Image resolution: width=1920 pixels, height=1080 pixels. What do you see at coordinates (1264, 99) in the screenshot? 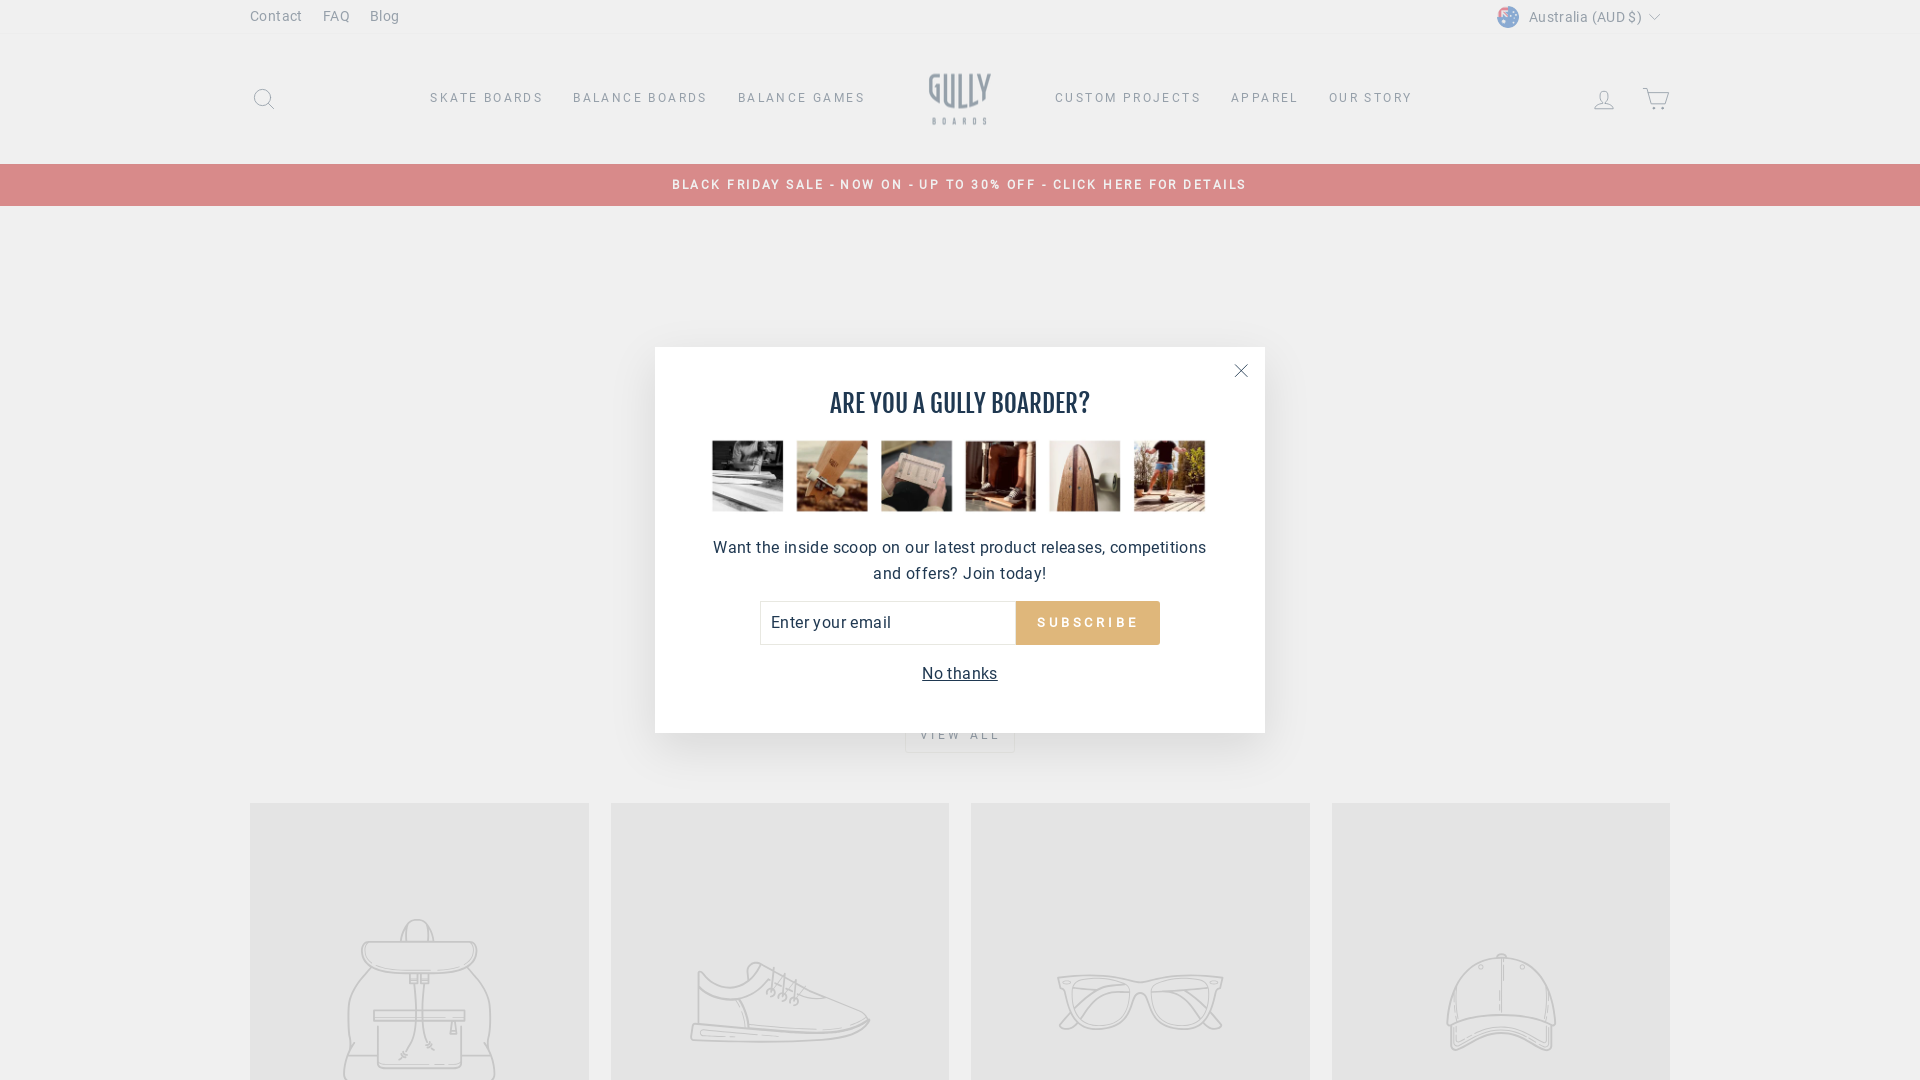
I see `'APPAREL'` at bounding box center [1264, 99].